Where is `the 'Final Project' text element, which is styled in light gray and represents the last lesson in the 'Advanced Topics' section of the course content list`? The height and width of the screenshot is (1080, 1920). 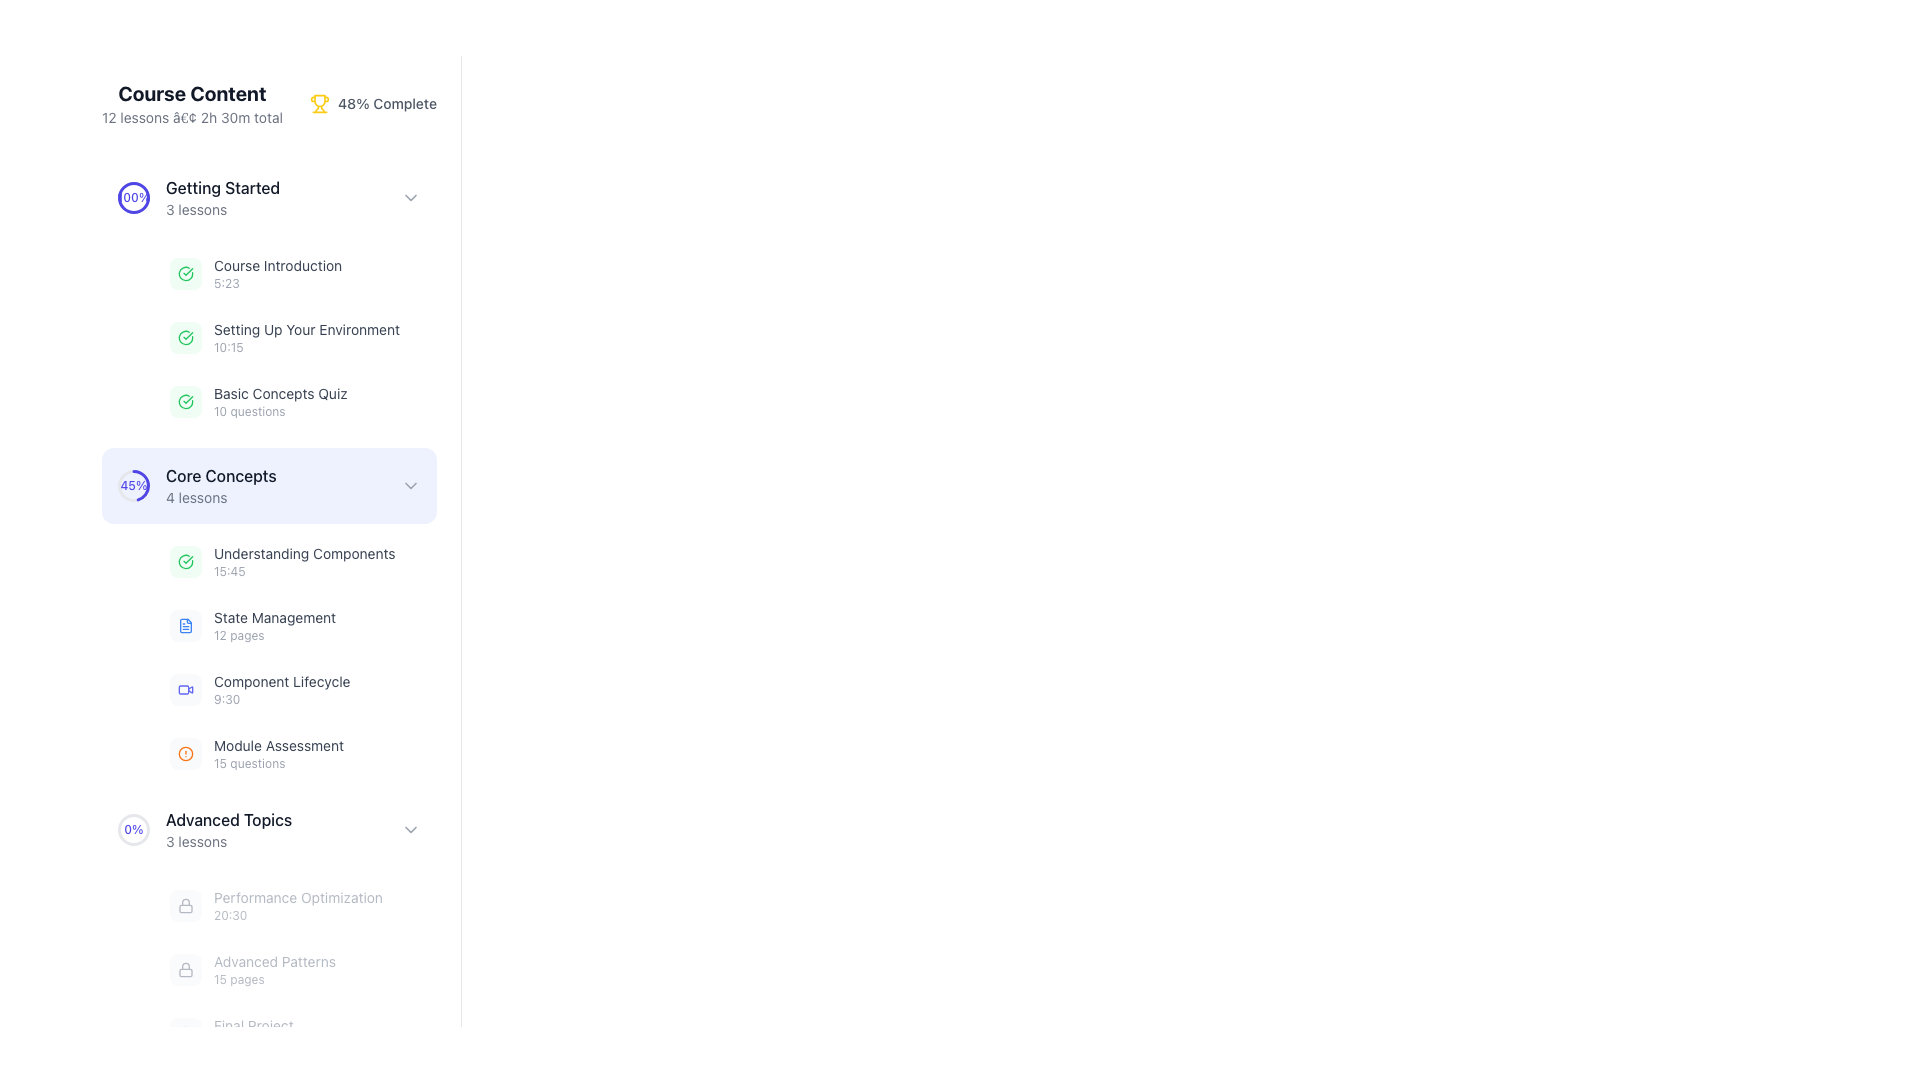
the 'Final Project' text element, which is styled in light gray and represents the last lesson in the 'Advanced Topics' section of the course content list is located at coordinates (231, 1033).